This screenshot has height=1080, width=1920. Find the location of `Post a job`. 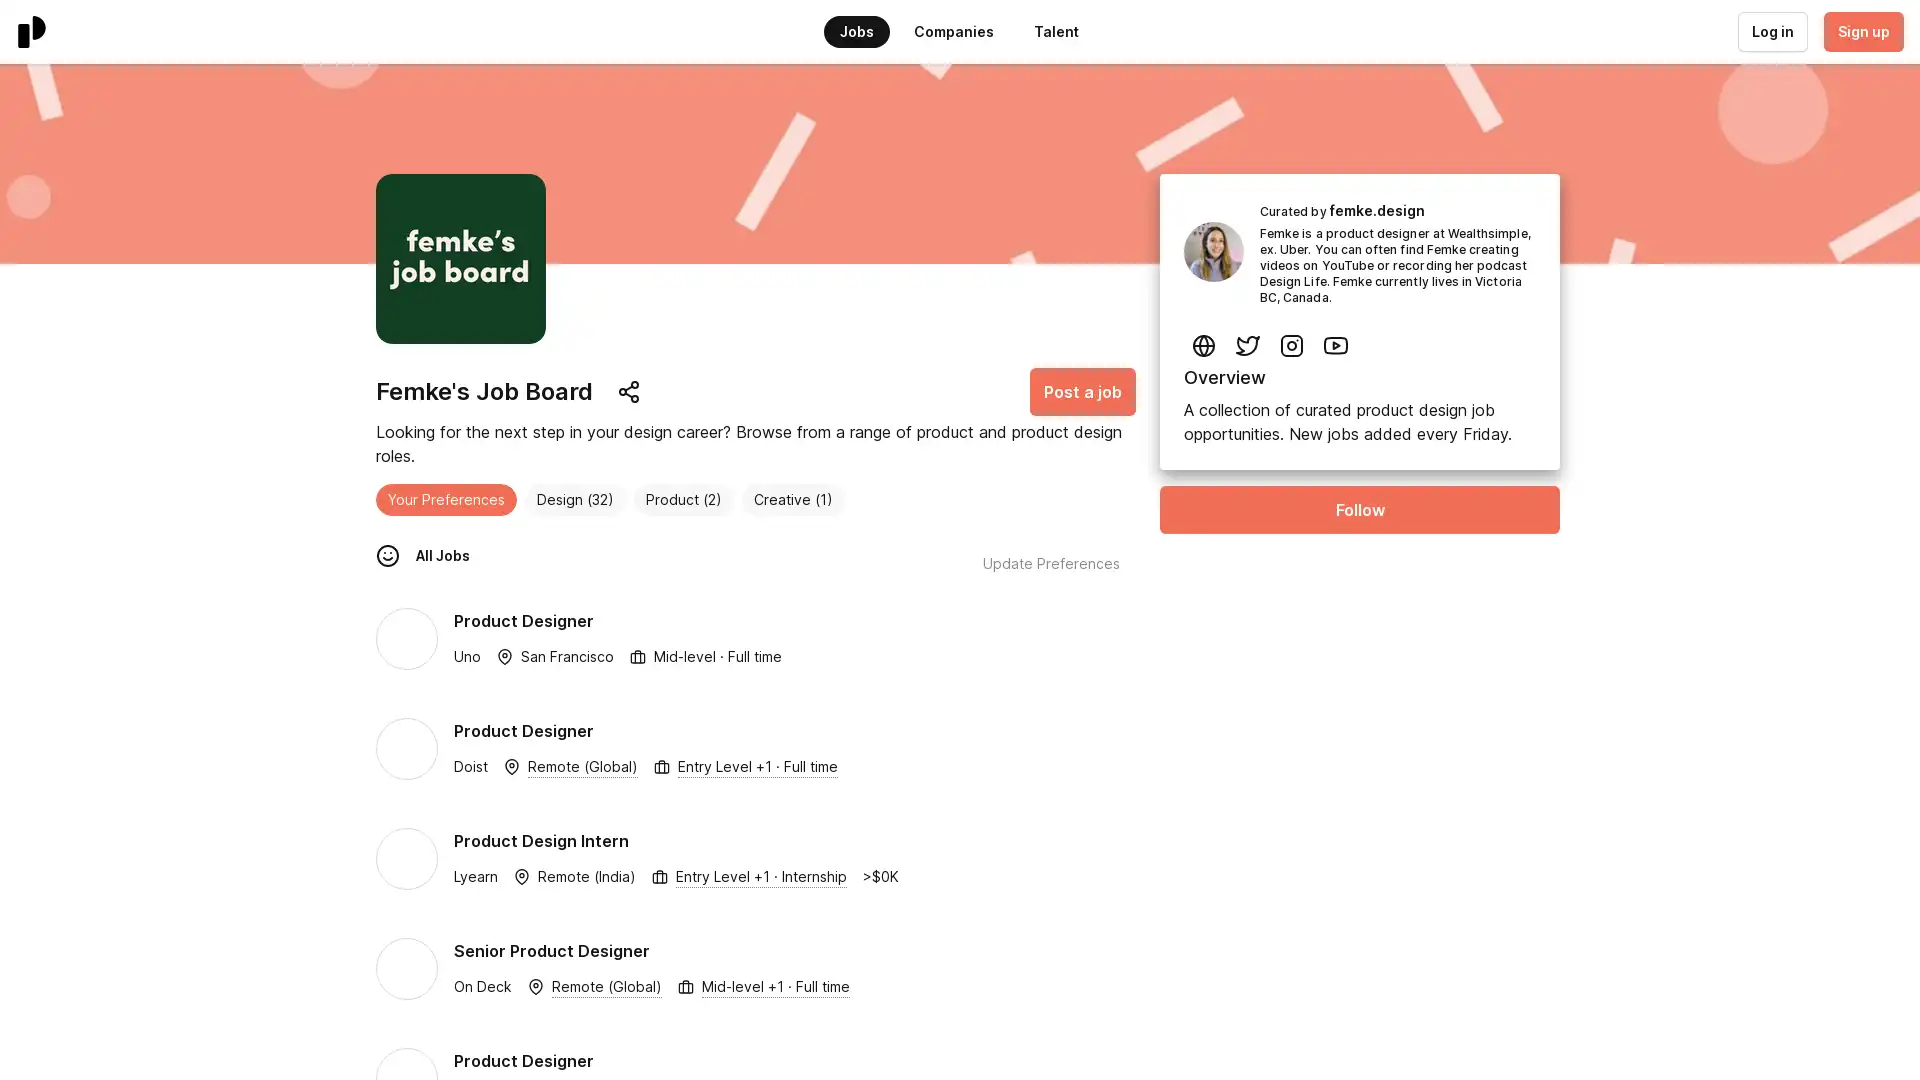

Post a job is located at coordinates (1082, 392).